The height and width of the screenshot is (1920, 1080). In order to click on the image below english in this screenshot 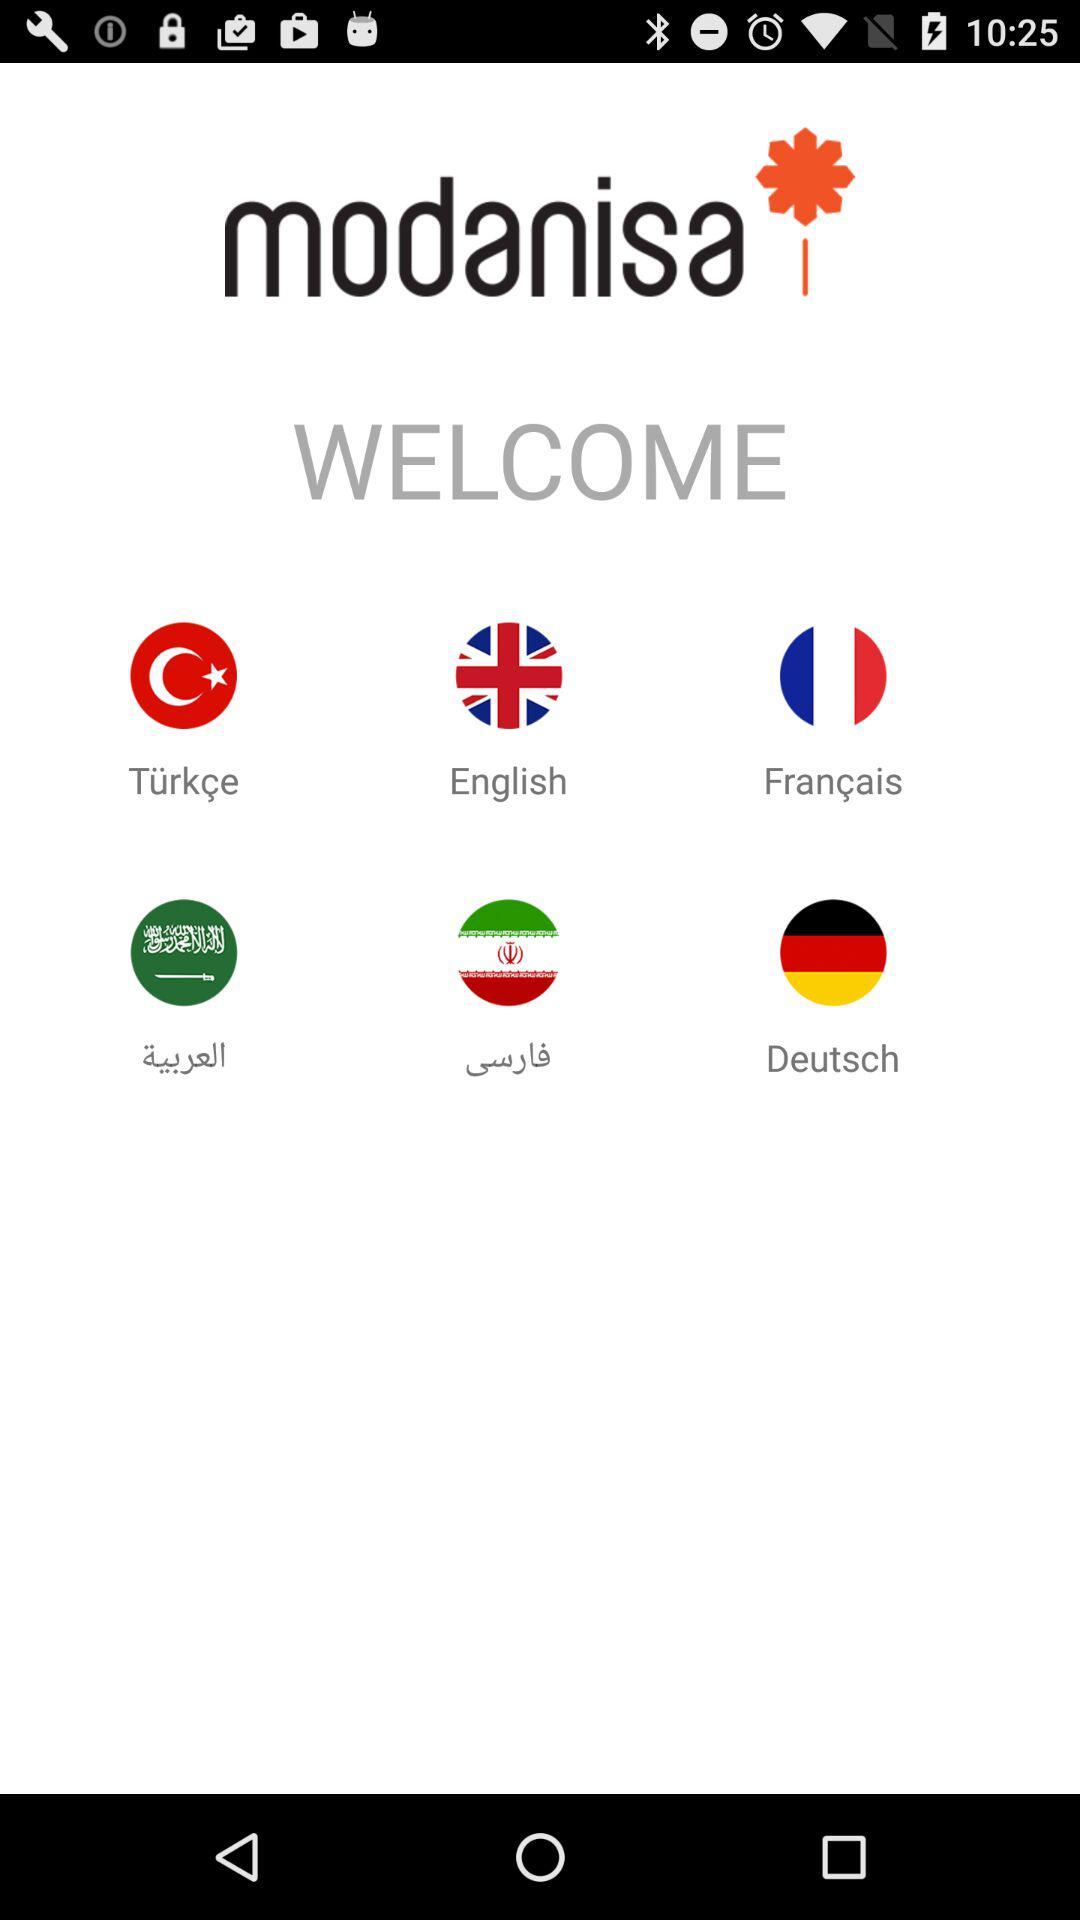, I will do `click(508, 952)`.